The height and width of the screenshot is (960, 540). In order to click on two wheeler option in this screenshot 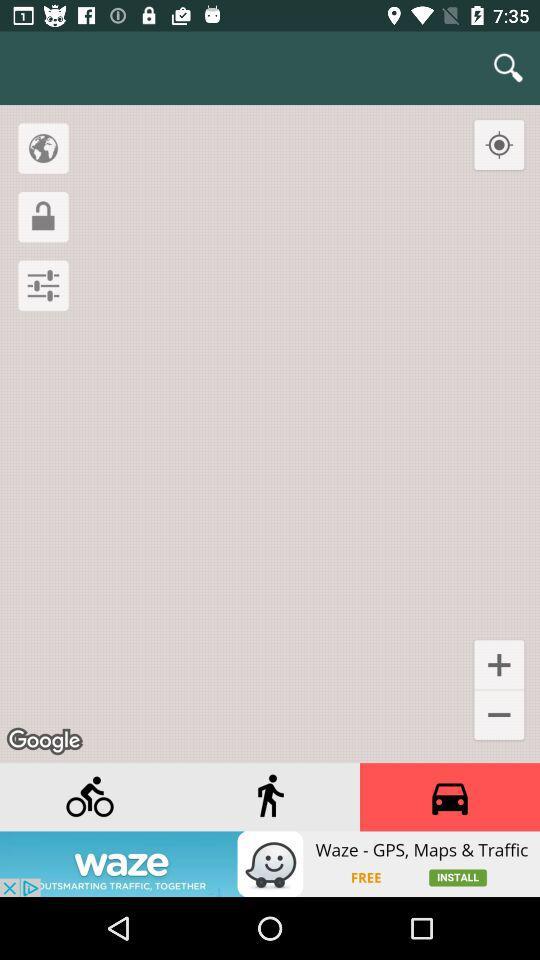, I will do `click(89, 797)`.